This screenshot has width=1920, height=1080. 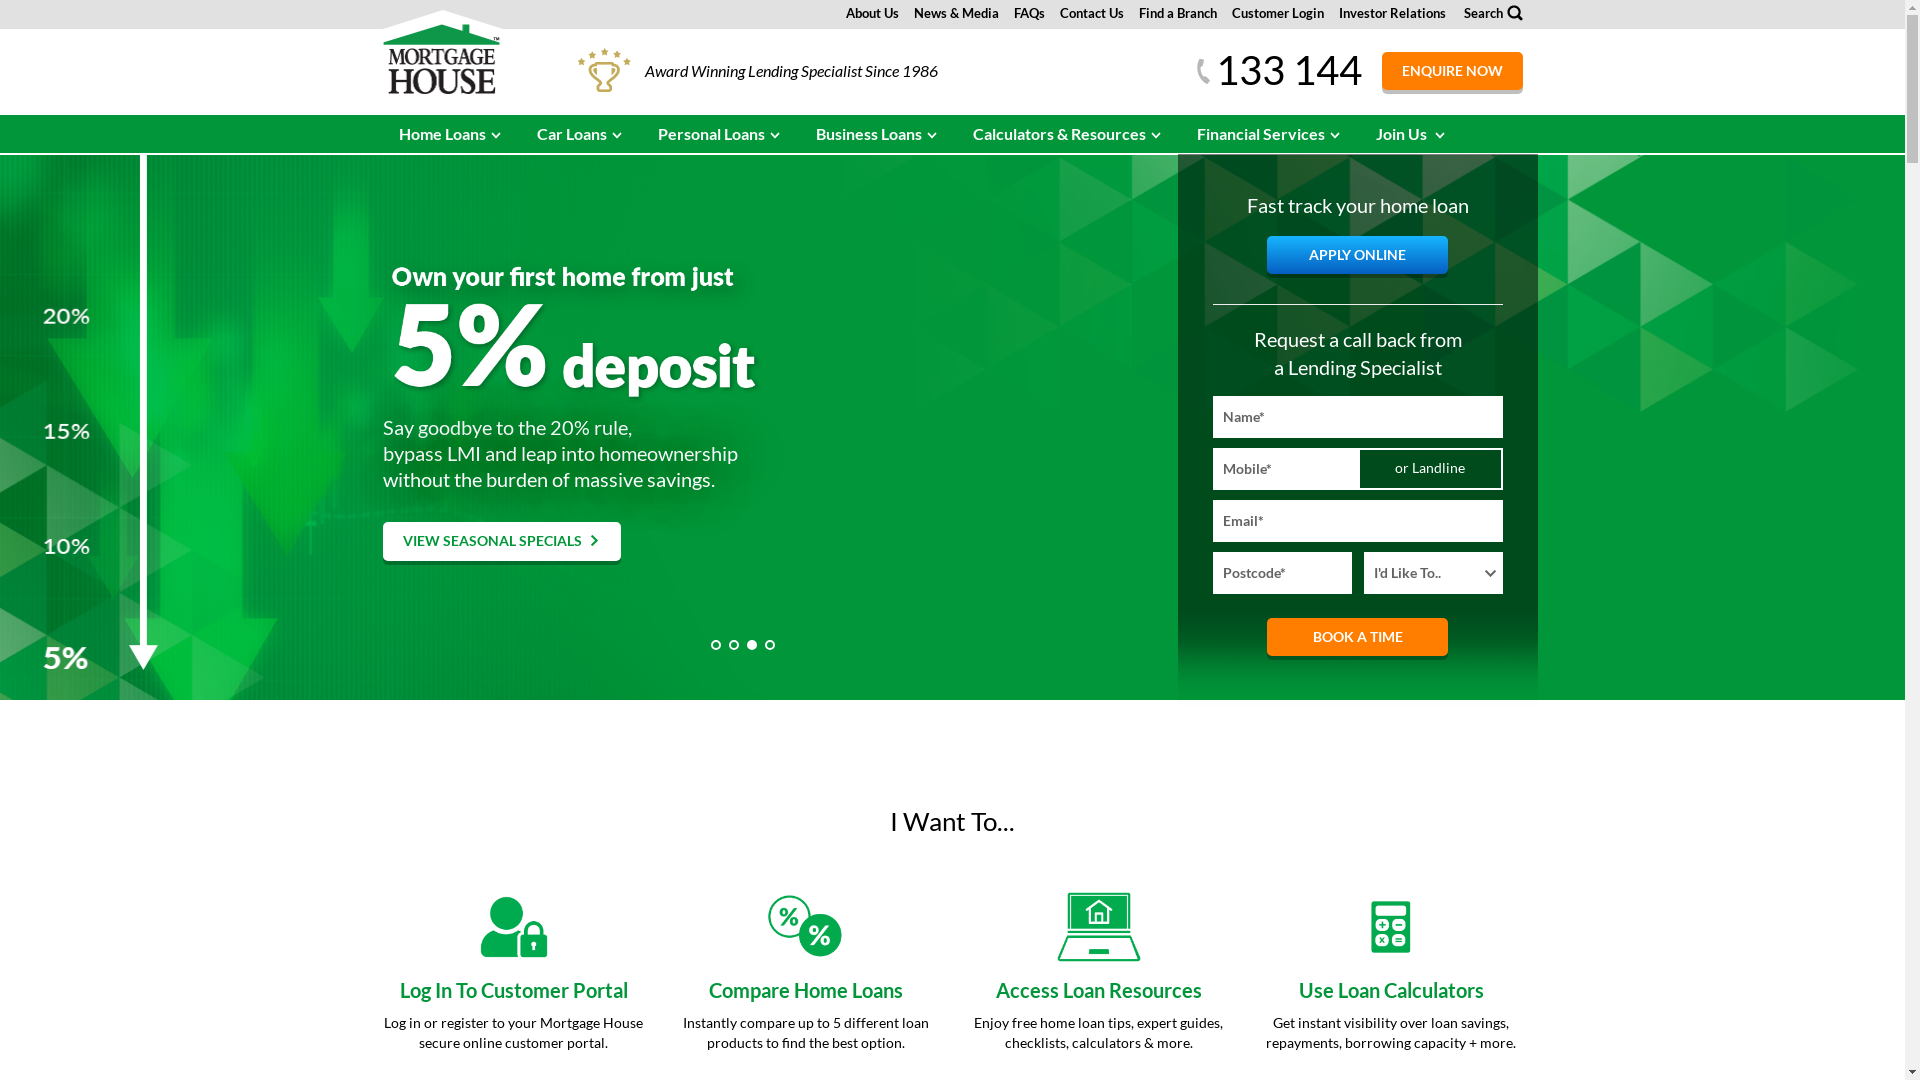 What do you see at coordinates (1029, 12) in the screenshot?
I see `'FAQs'` at bounding box center [1029, 12].